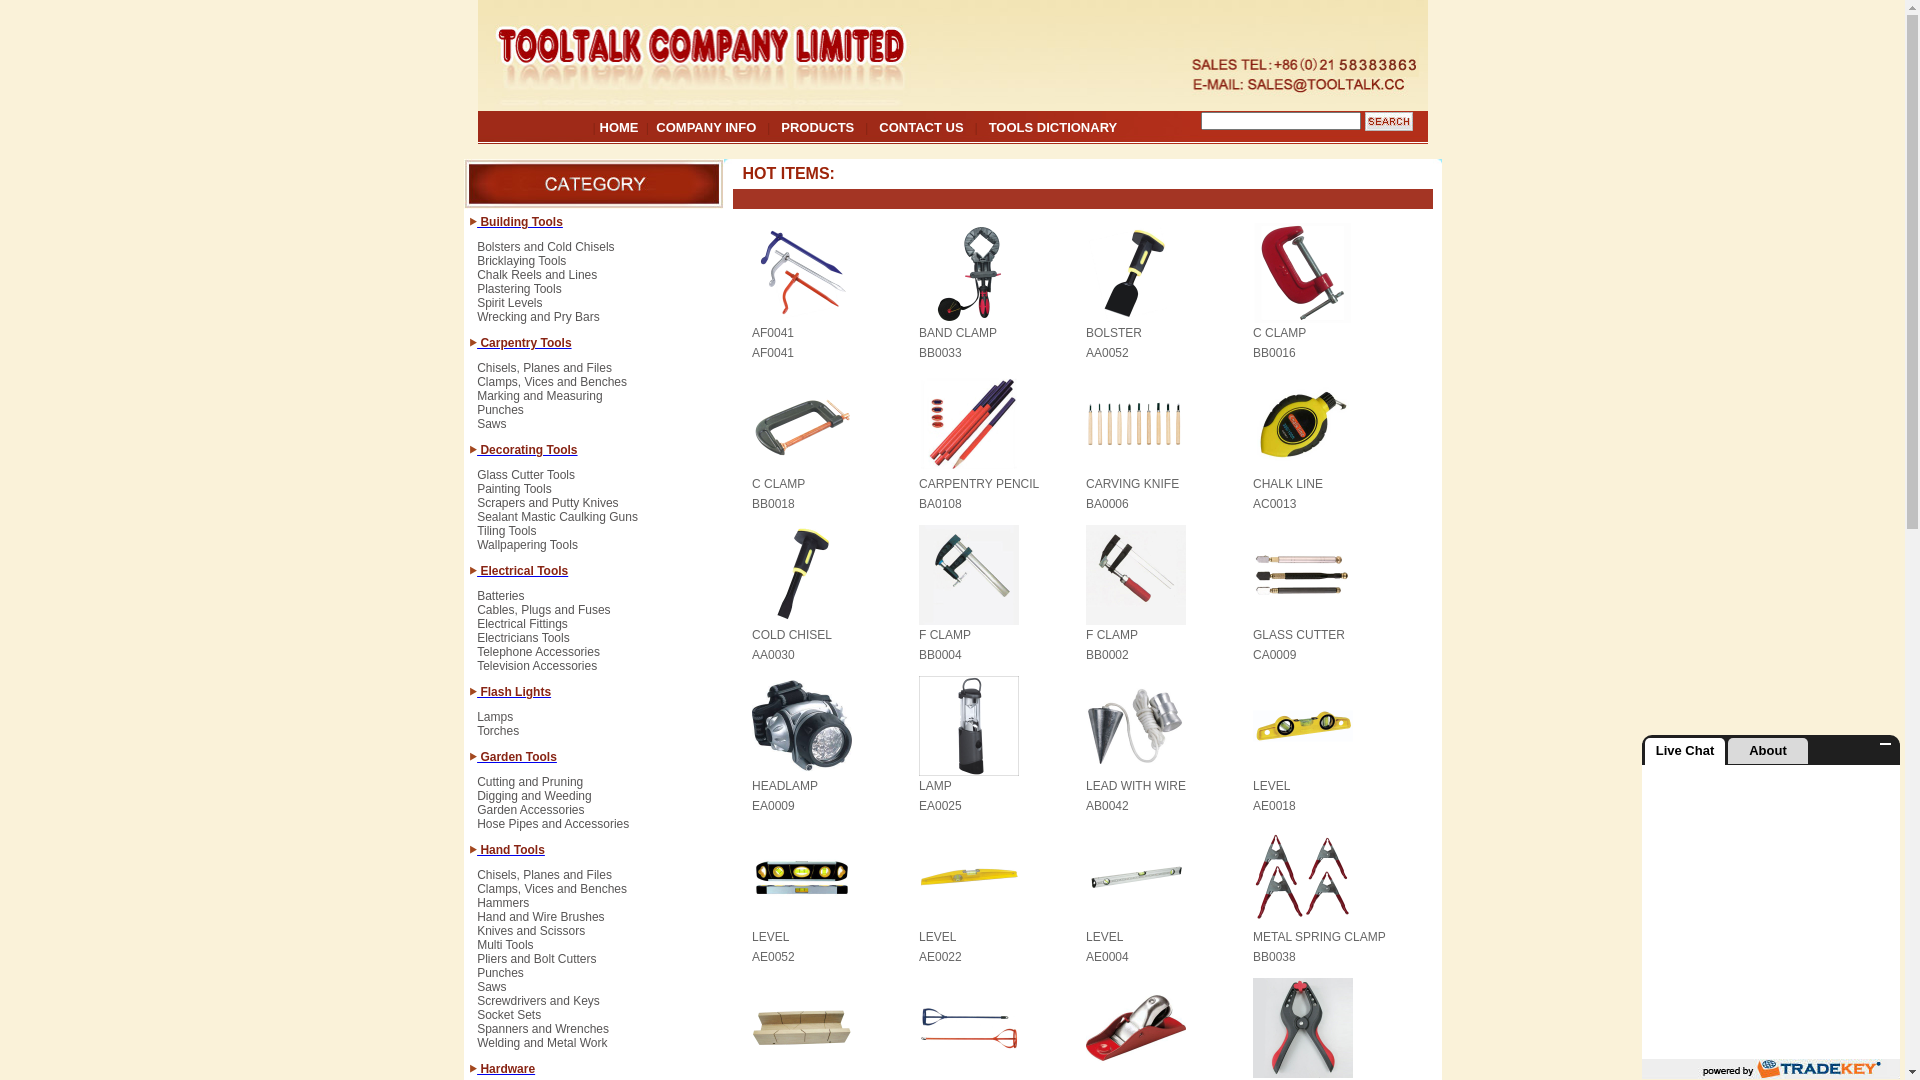 Image resolution: width=1920 pixels, height=1080 pixels. Describe the element at coordinates (509, 309) in the screenshot. I see `'Spirit Levels'` at that location.